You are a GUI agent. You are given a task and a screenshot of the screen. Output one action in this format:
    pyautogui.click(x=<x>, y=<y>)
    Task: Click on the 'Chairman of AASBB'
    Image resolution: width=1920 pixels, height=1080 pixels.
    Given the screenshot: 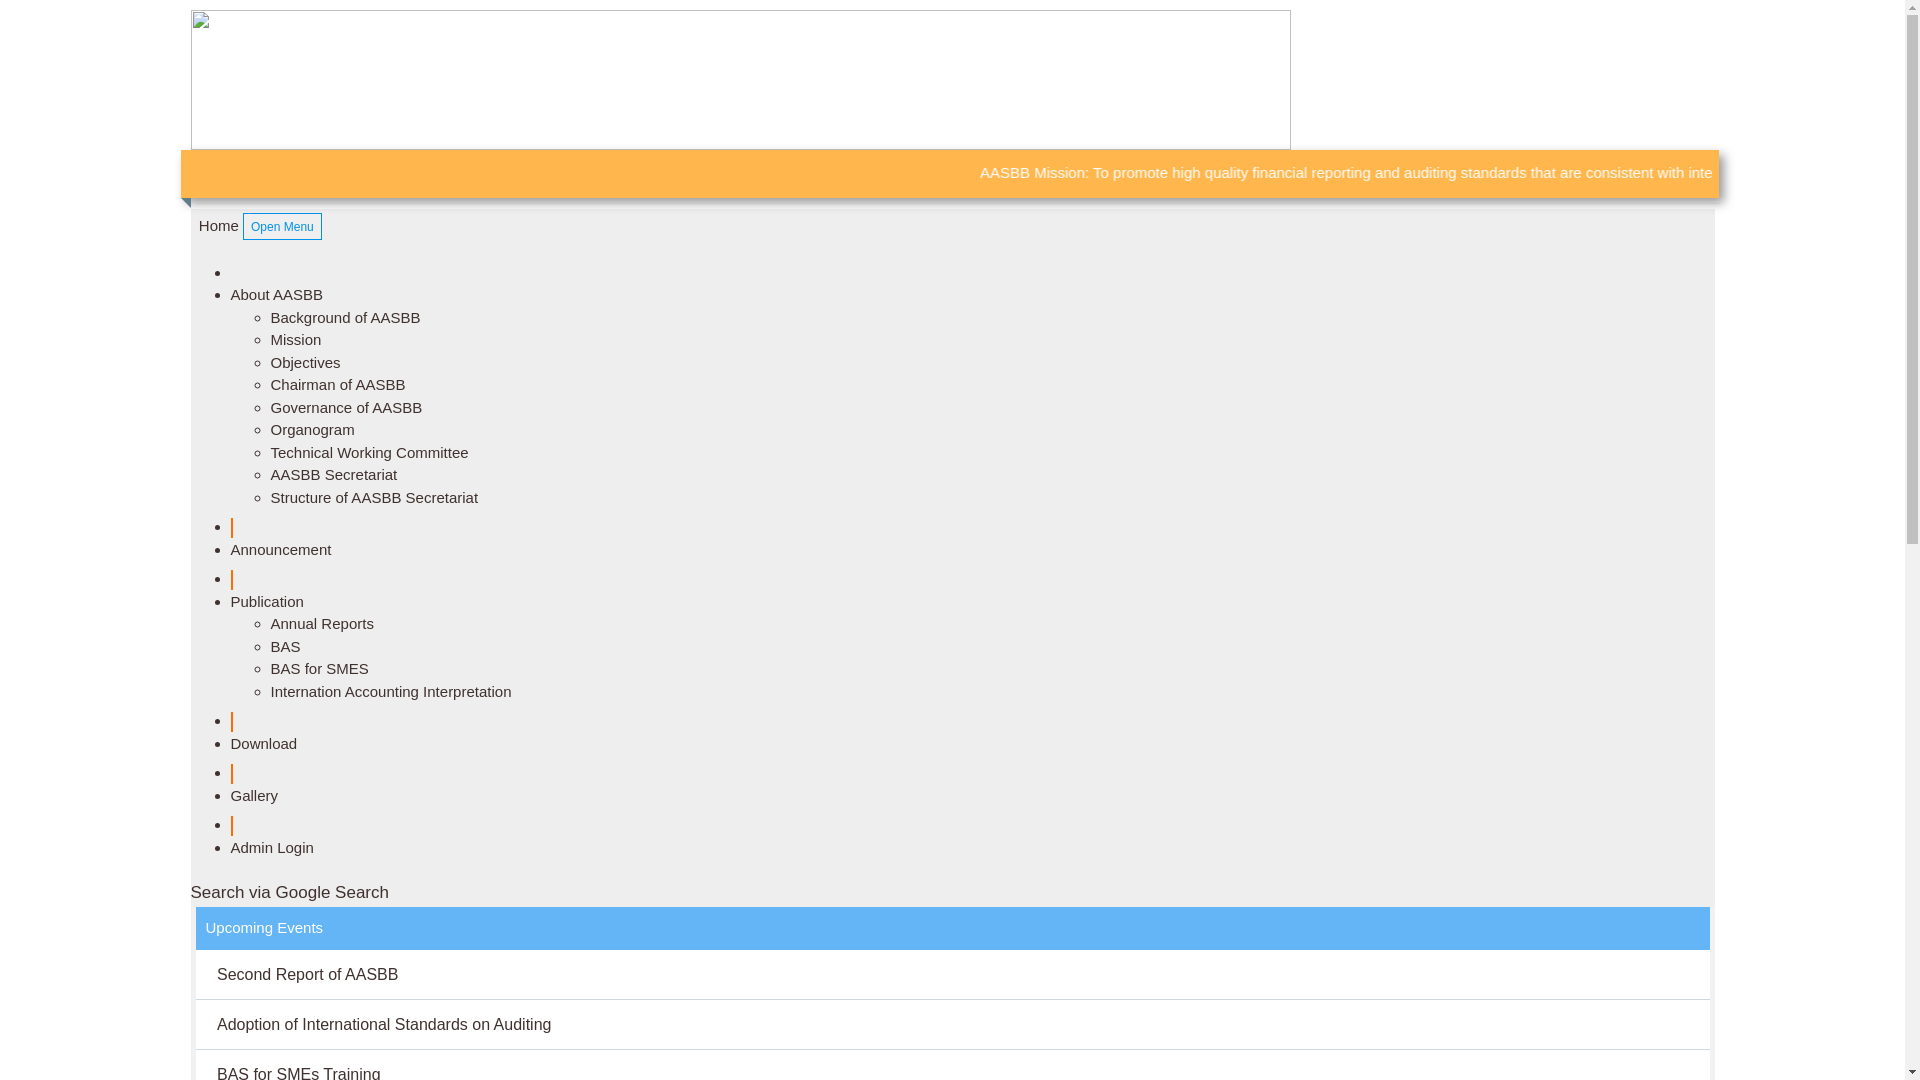 What is the action you would take?
    pyautogui.click(x=337, y=384)
    